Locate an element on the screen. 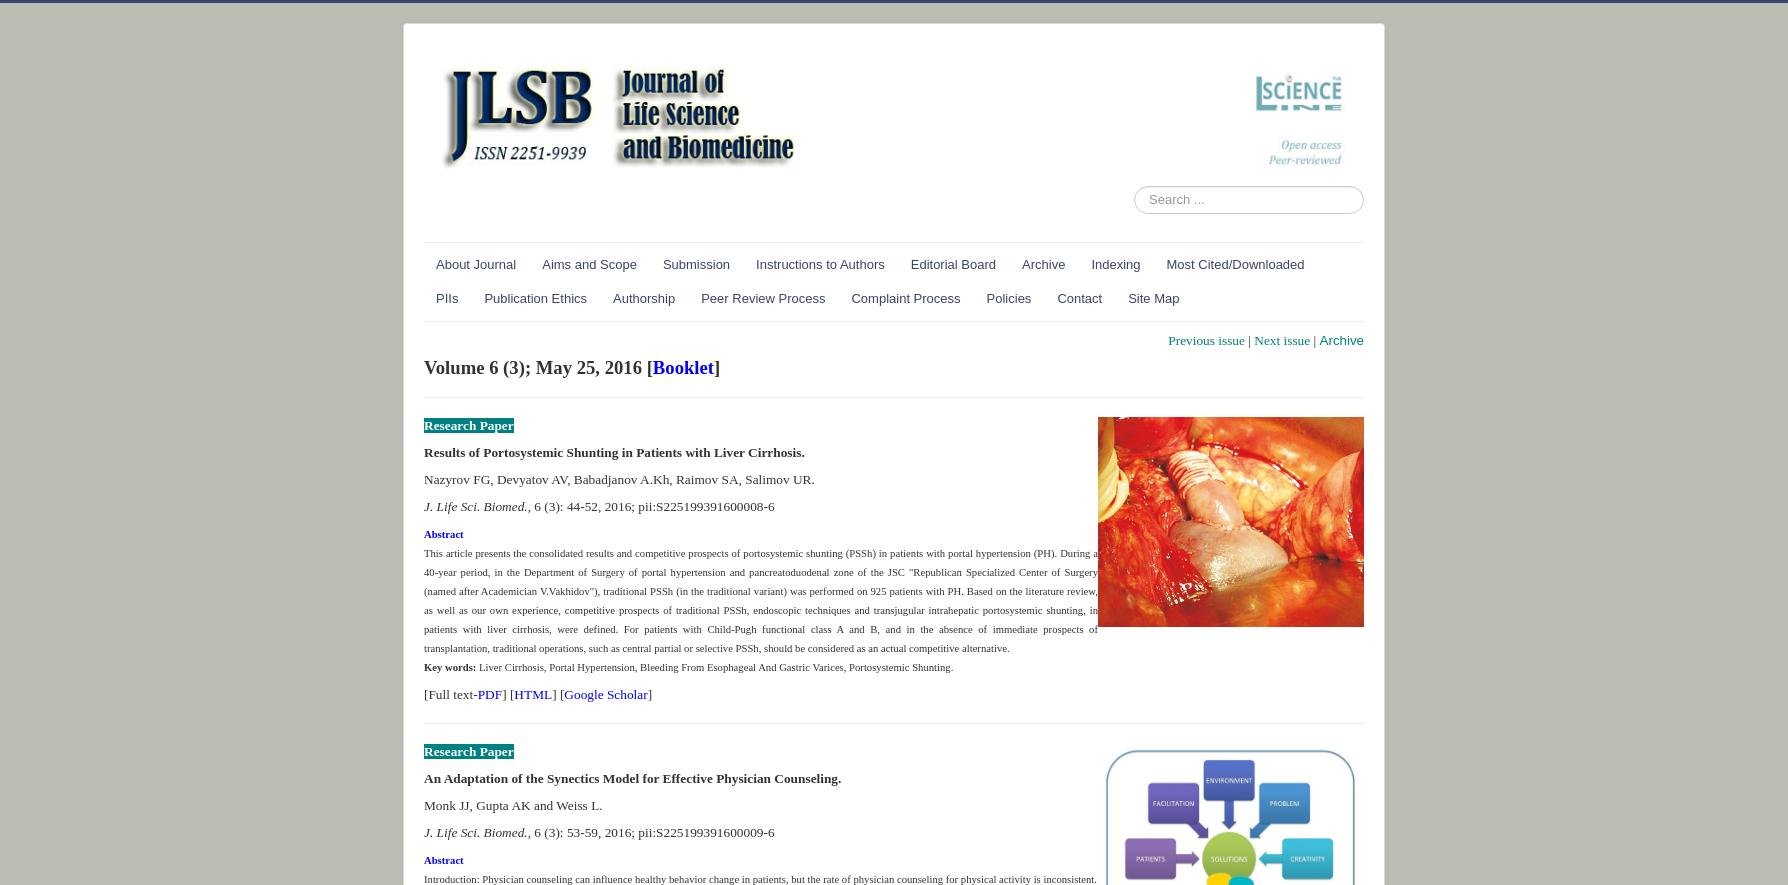 The height and width of the screenshot is (885, 1788). 'Policies' is located at coordinates (1008, 296).